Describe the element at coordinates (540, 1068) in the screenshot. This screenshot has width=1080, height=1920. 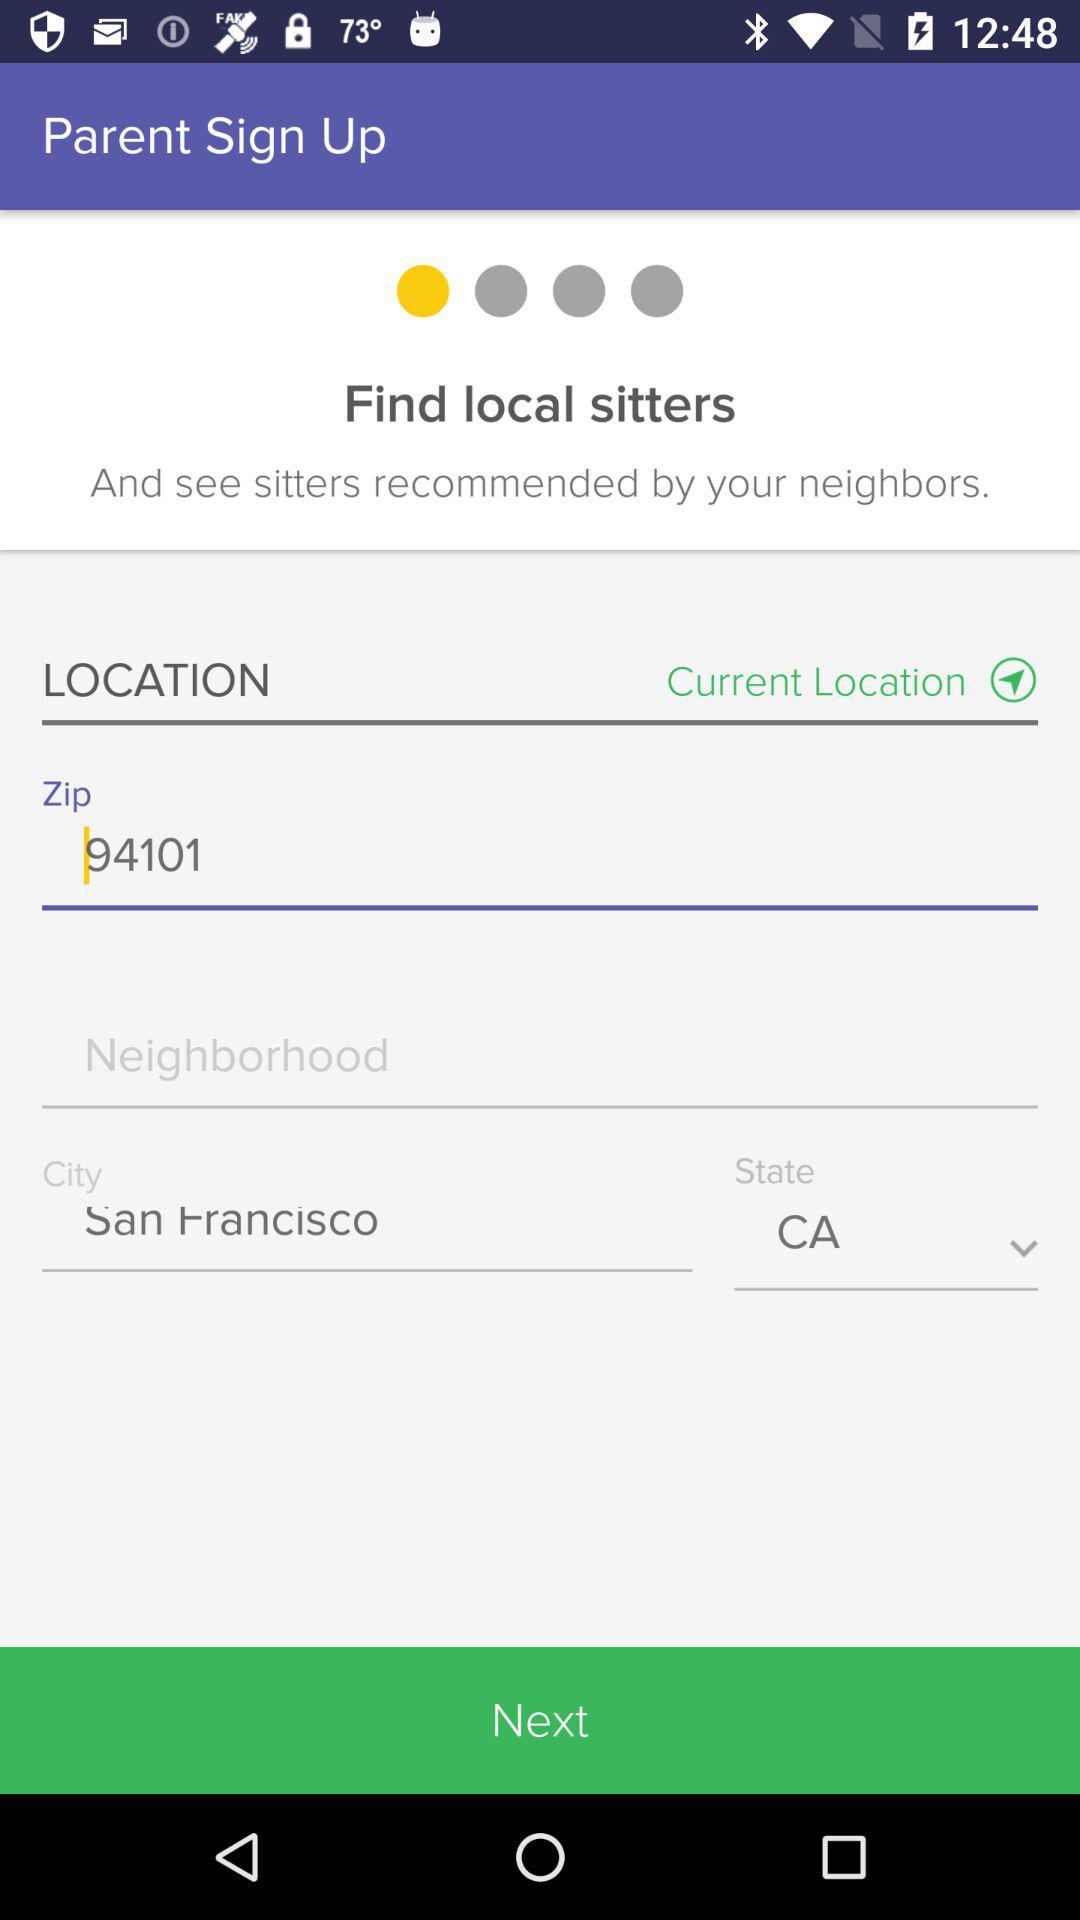
I see `neighborhood` at that location.